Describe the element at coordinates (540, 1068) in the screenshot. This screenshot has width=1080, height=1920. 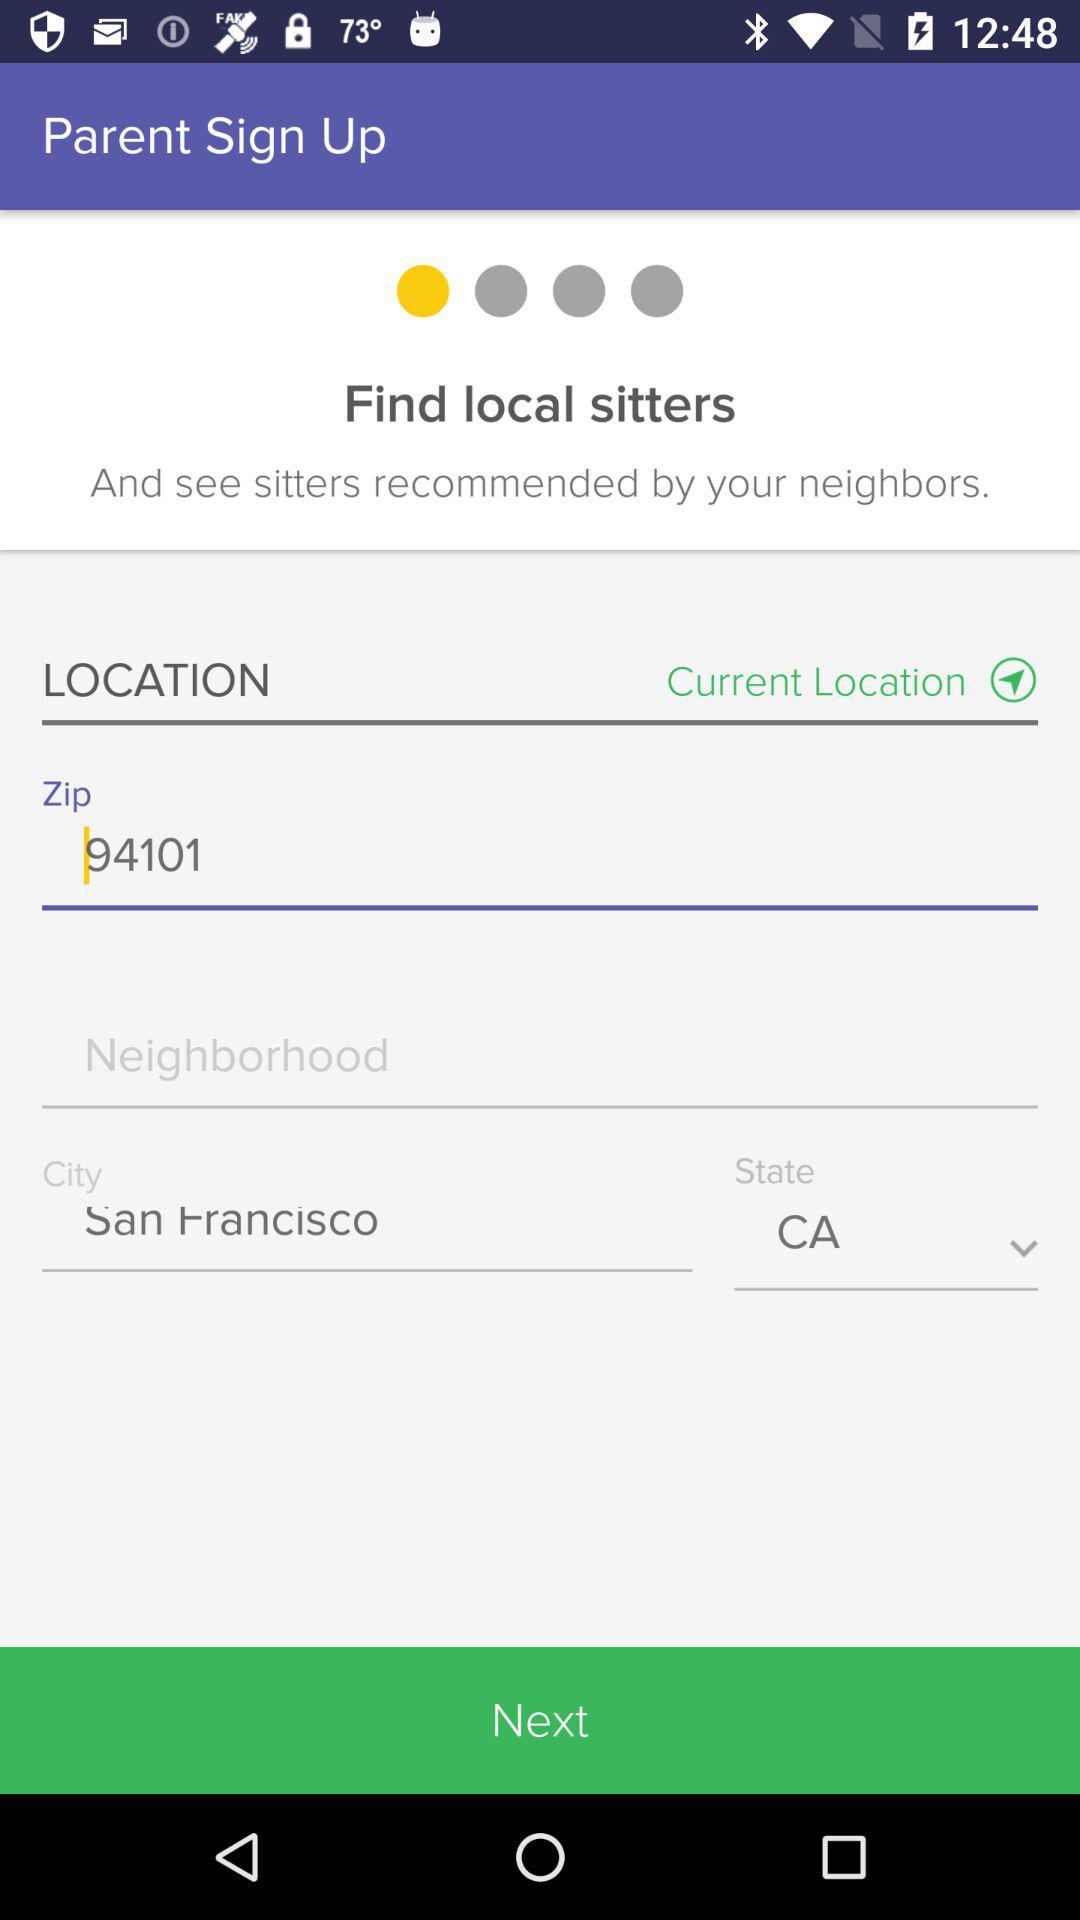
I see `neighborhood` at that location.